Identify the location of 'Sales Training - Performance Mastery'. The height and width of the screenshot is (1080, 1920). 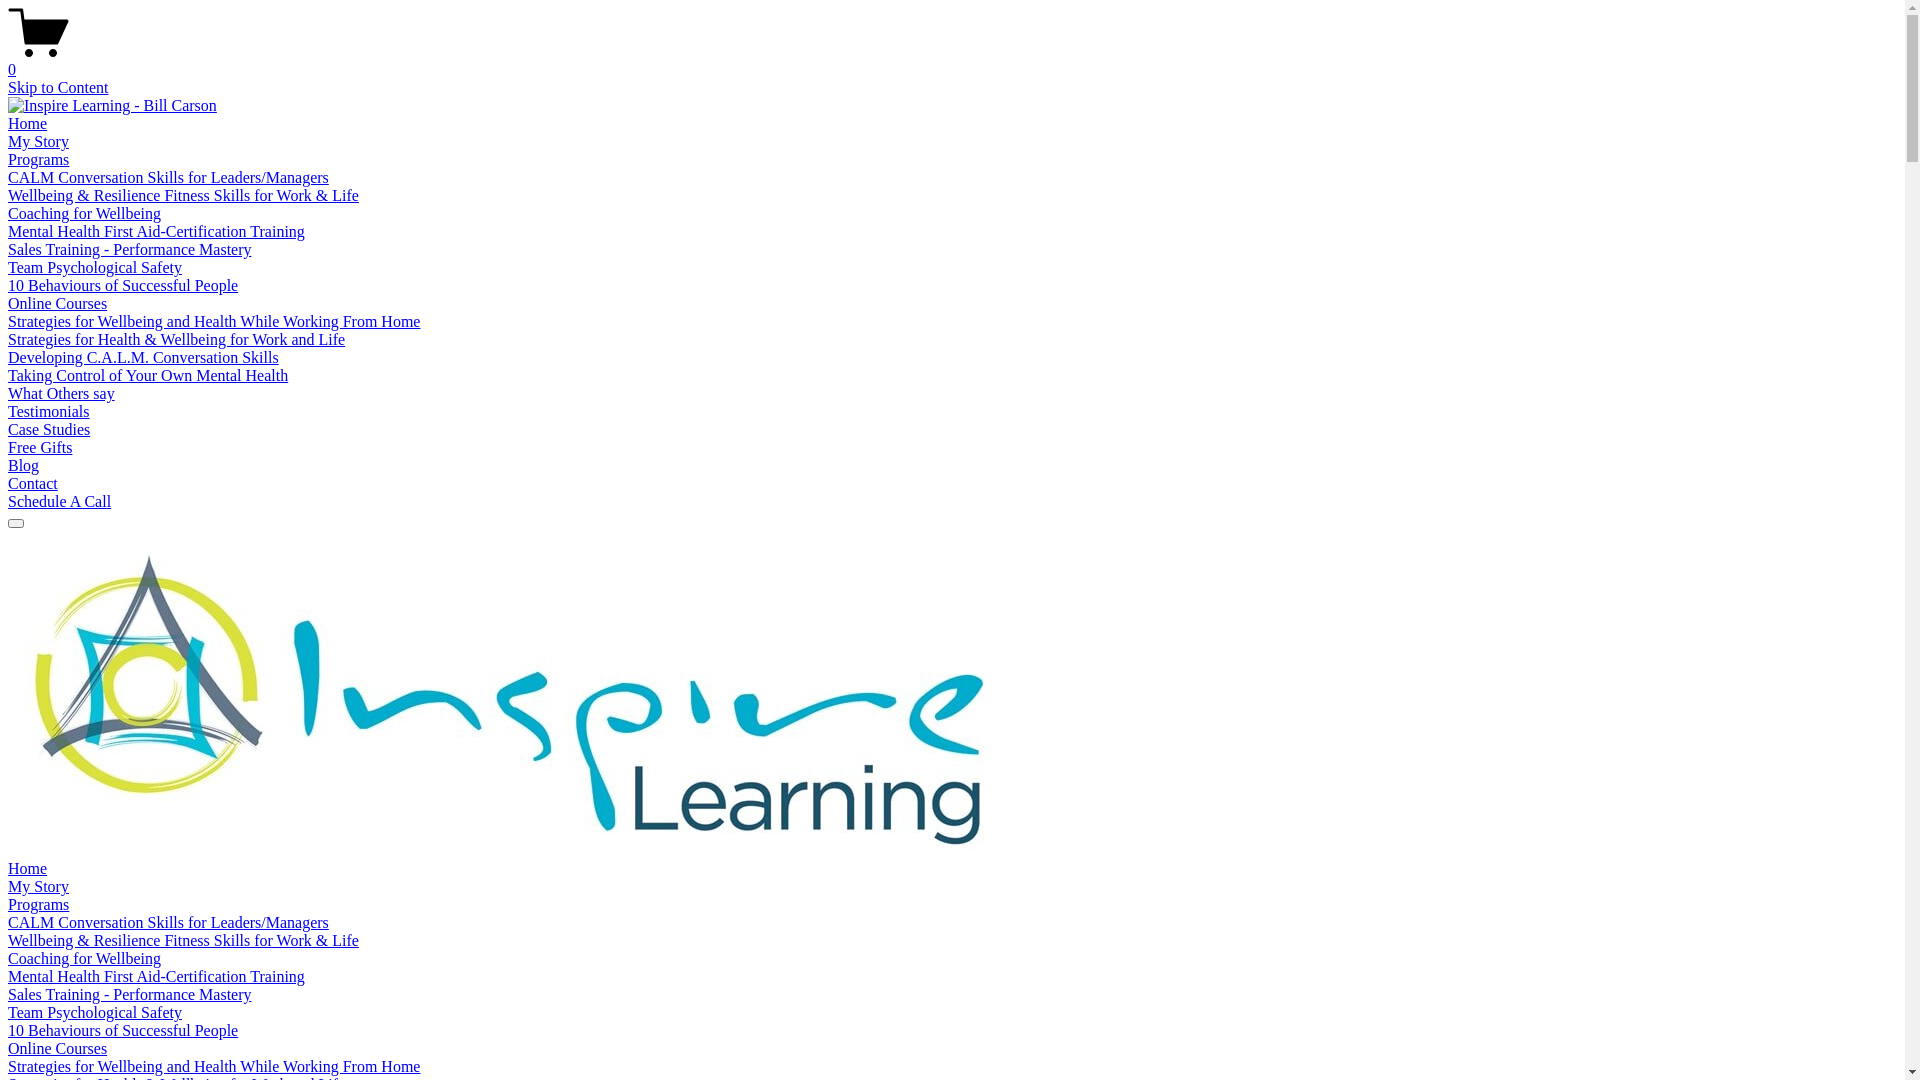
(128, 994).